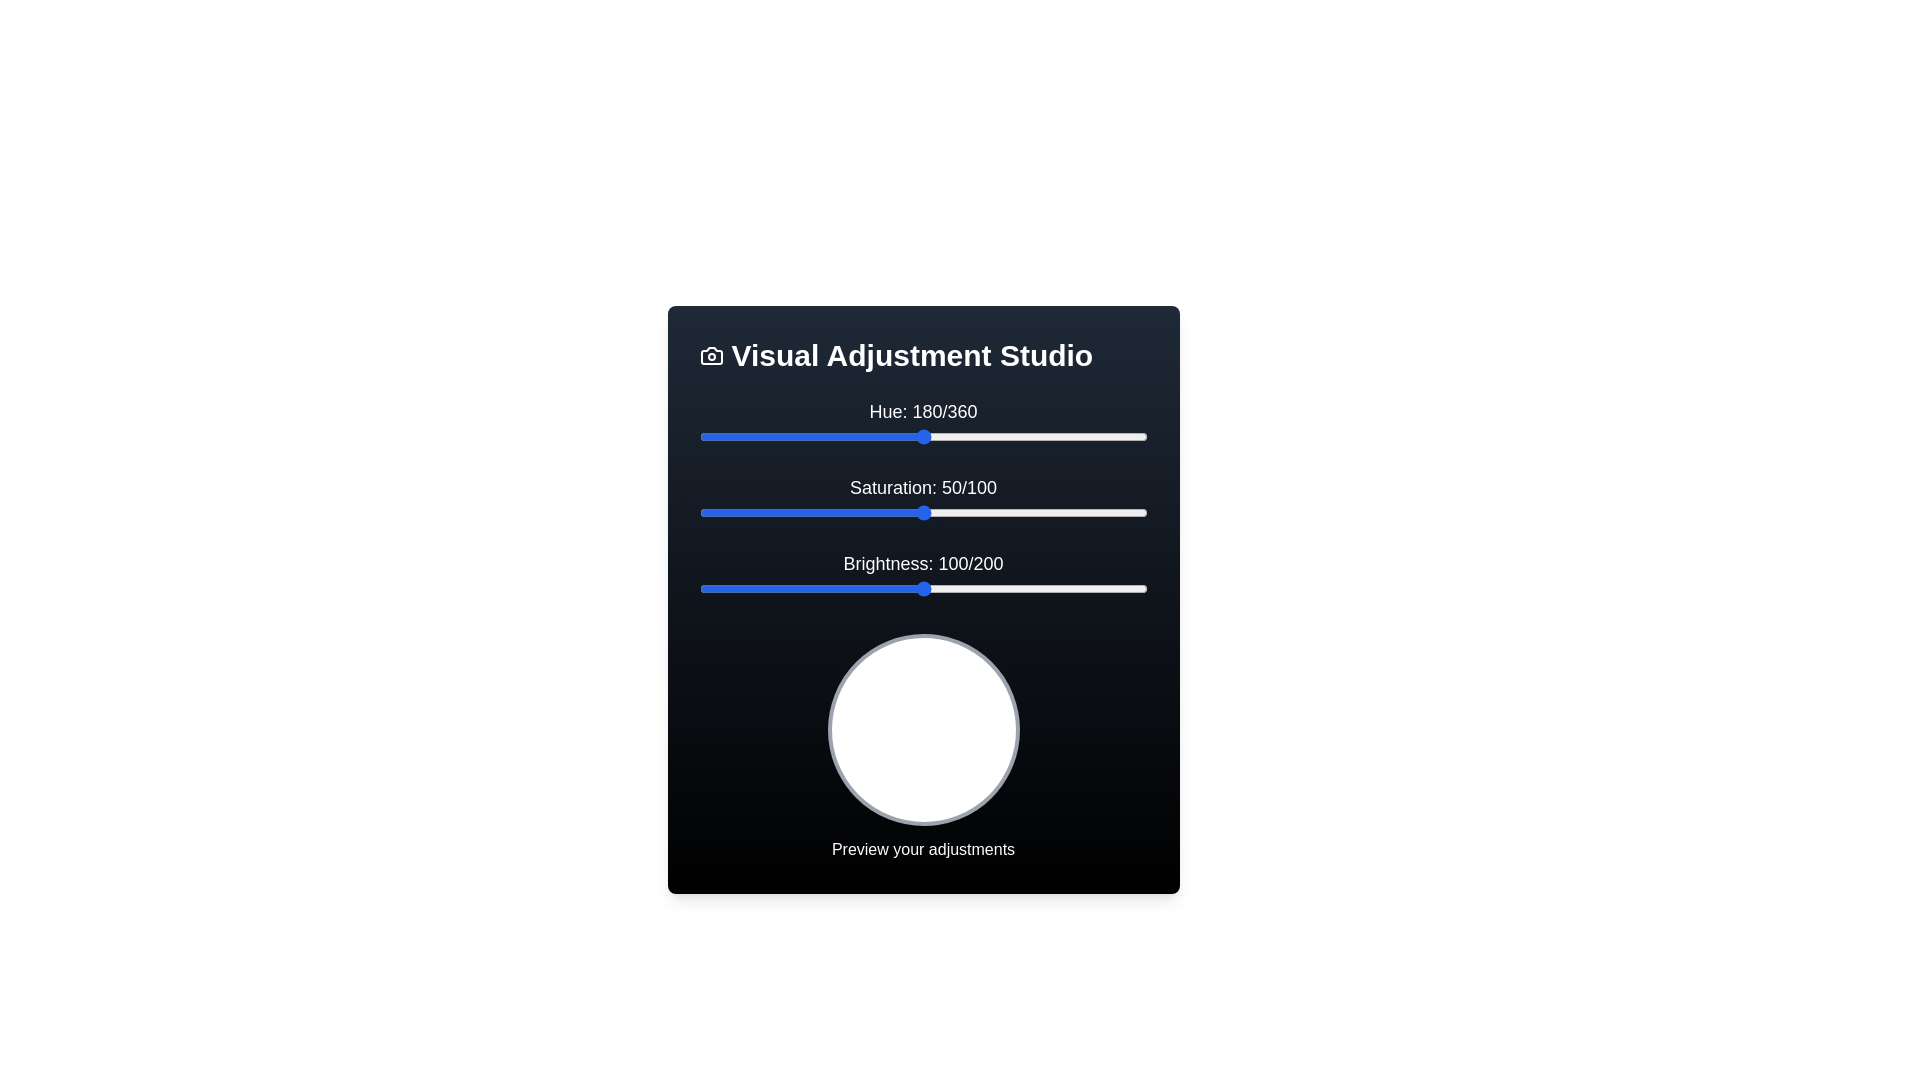  What do you see at coordinates (1046, 435) in the screenshot?
I see `the 'Hue' slider to 280 by dragging the slider` at bounding box center [1046, 435].